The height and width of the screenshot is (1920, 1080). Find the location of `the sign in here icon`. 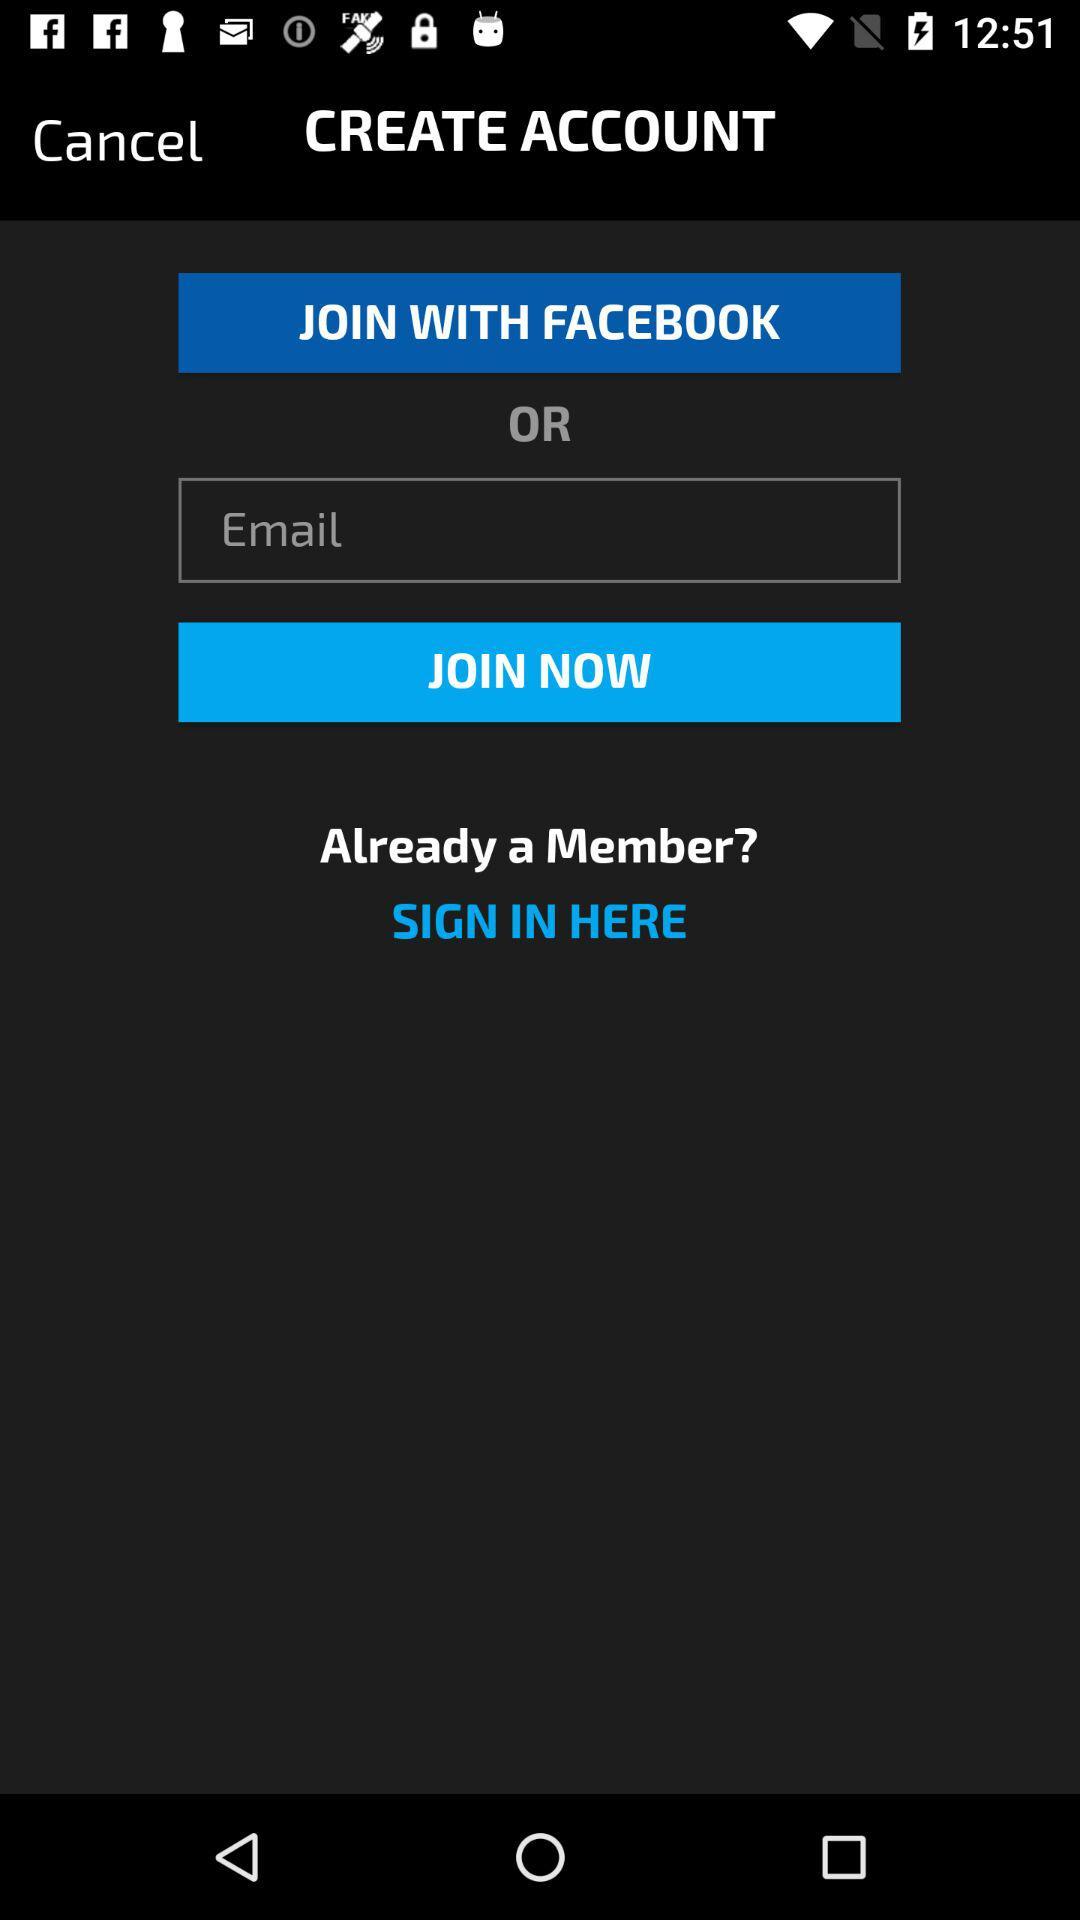

the sign in here icon is located at coordinates (538, 933).